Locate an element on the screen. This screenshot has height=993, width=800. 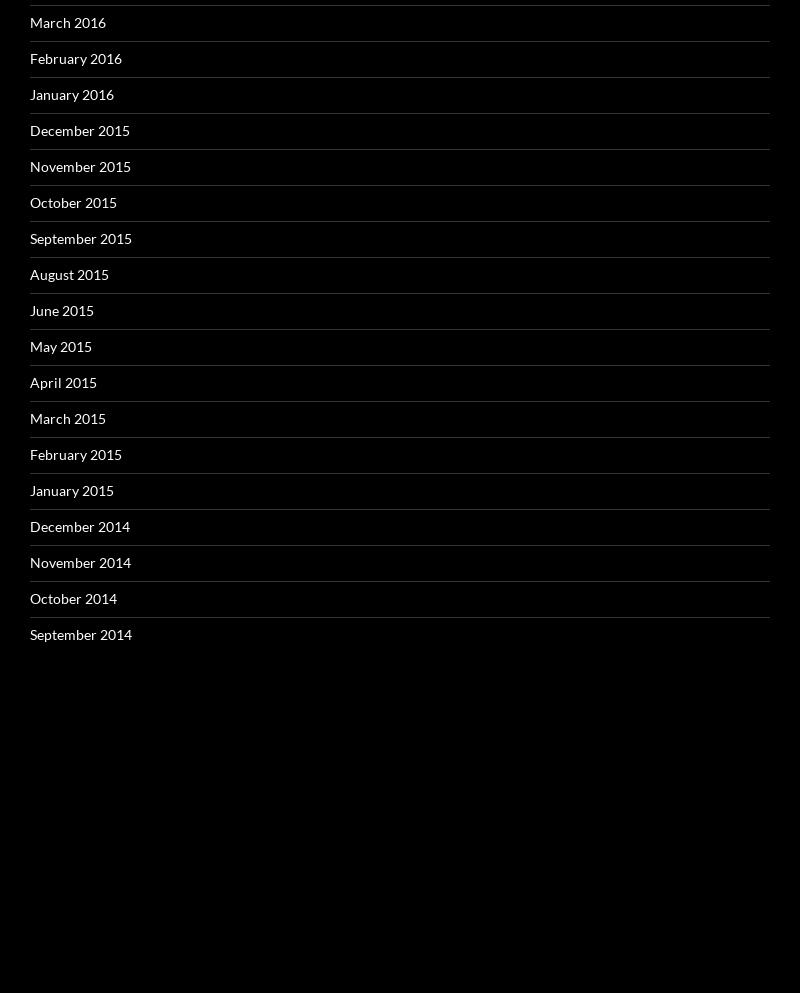
'Autofocus' is located at coordinates (61, 953).